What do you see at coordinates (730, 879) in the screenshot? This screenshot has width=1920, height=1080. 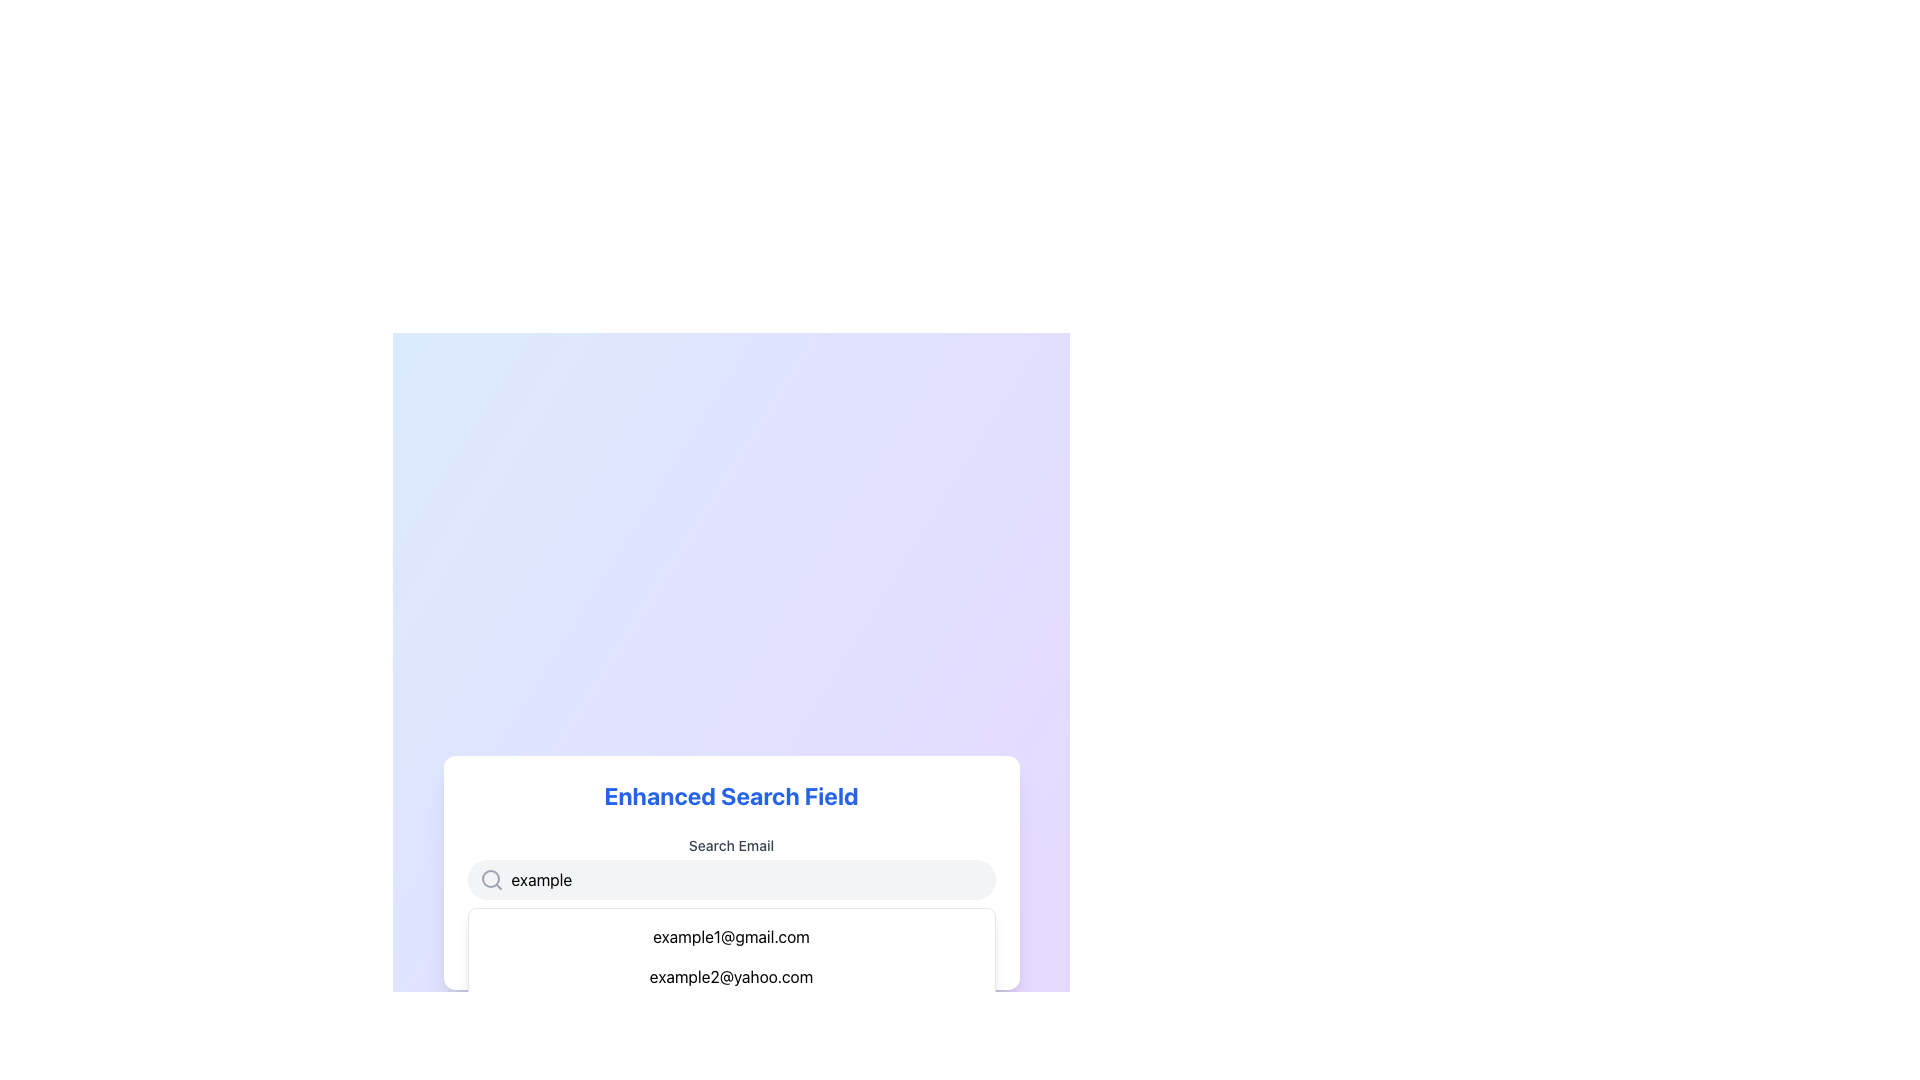 I see `the partial text in the rounded search bar containing the text 'example', located beneath the heading 'Search Email'` at bounding box center [730, 879].